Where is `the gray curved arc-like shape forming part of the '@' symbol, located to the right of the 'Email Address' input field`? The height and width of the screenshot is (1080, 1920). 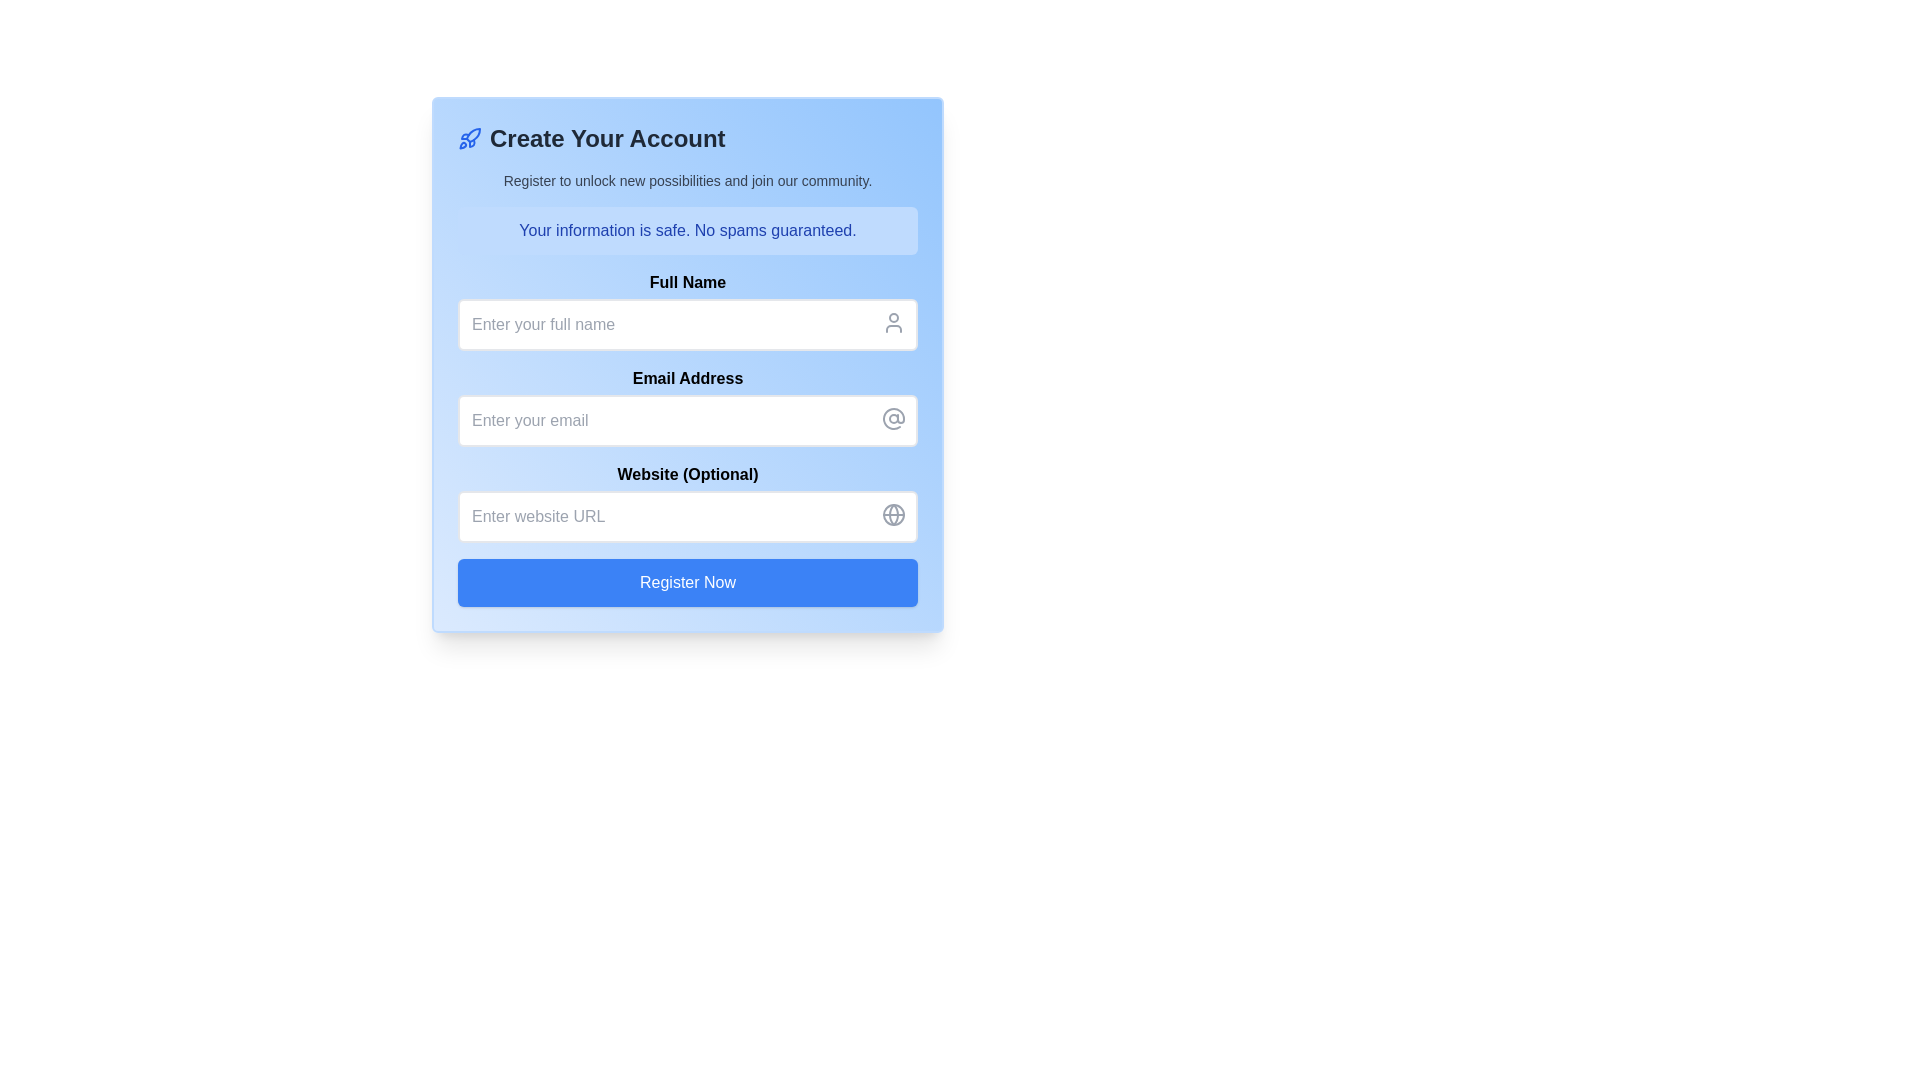
the gray curved arc-like shape forming part of the '@' symbol, located to the right of the 'Email Address' input field is located at coordinates (892, 418).